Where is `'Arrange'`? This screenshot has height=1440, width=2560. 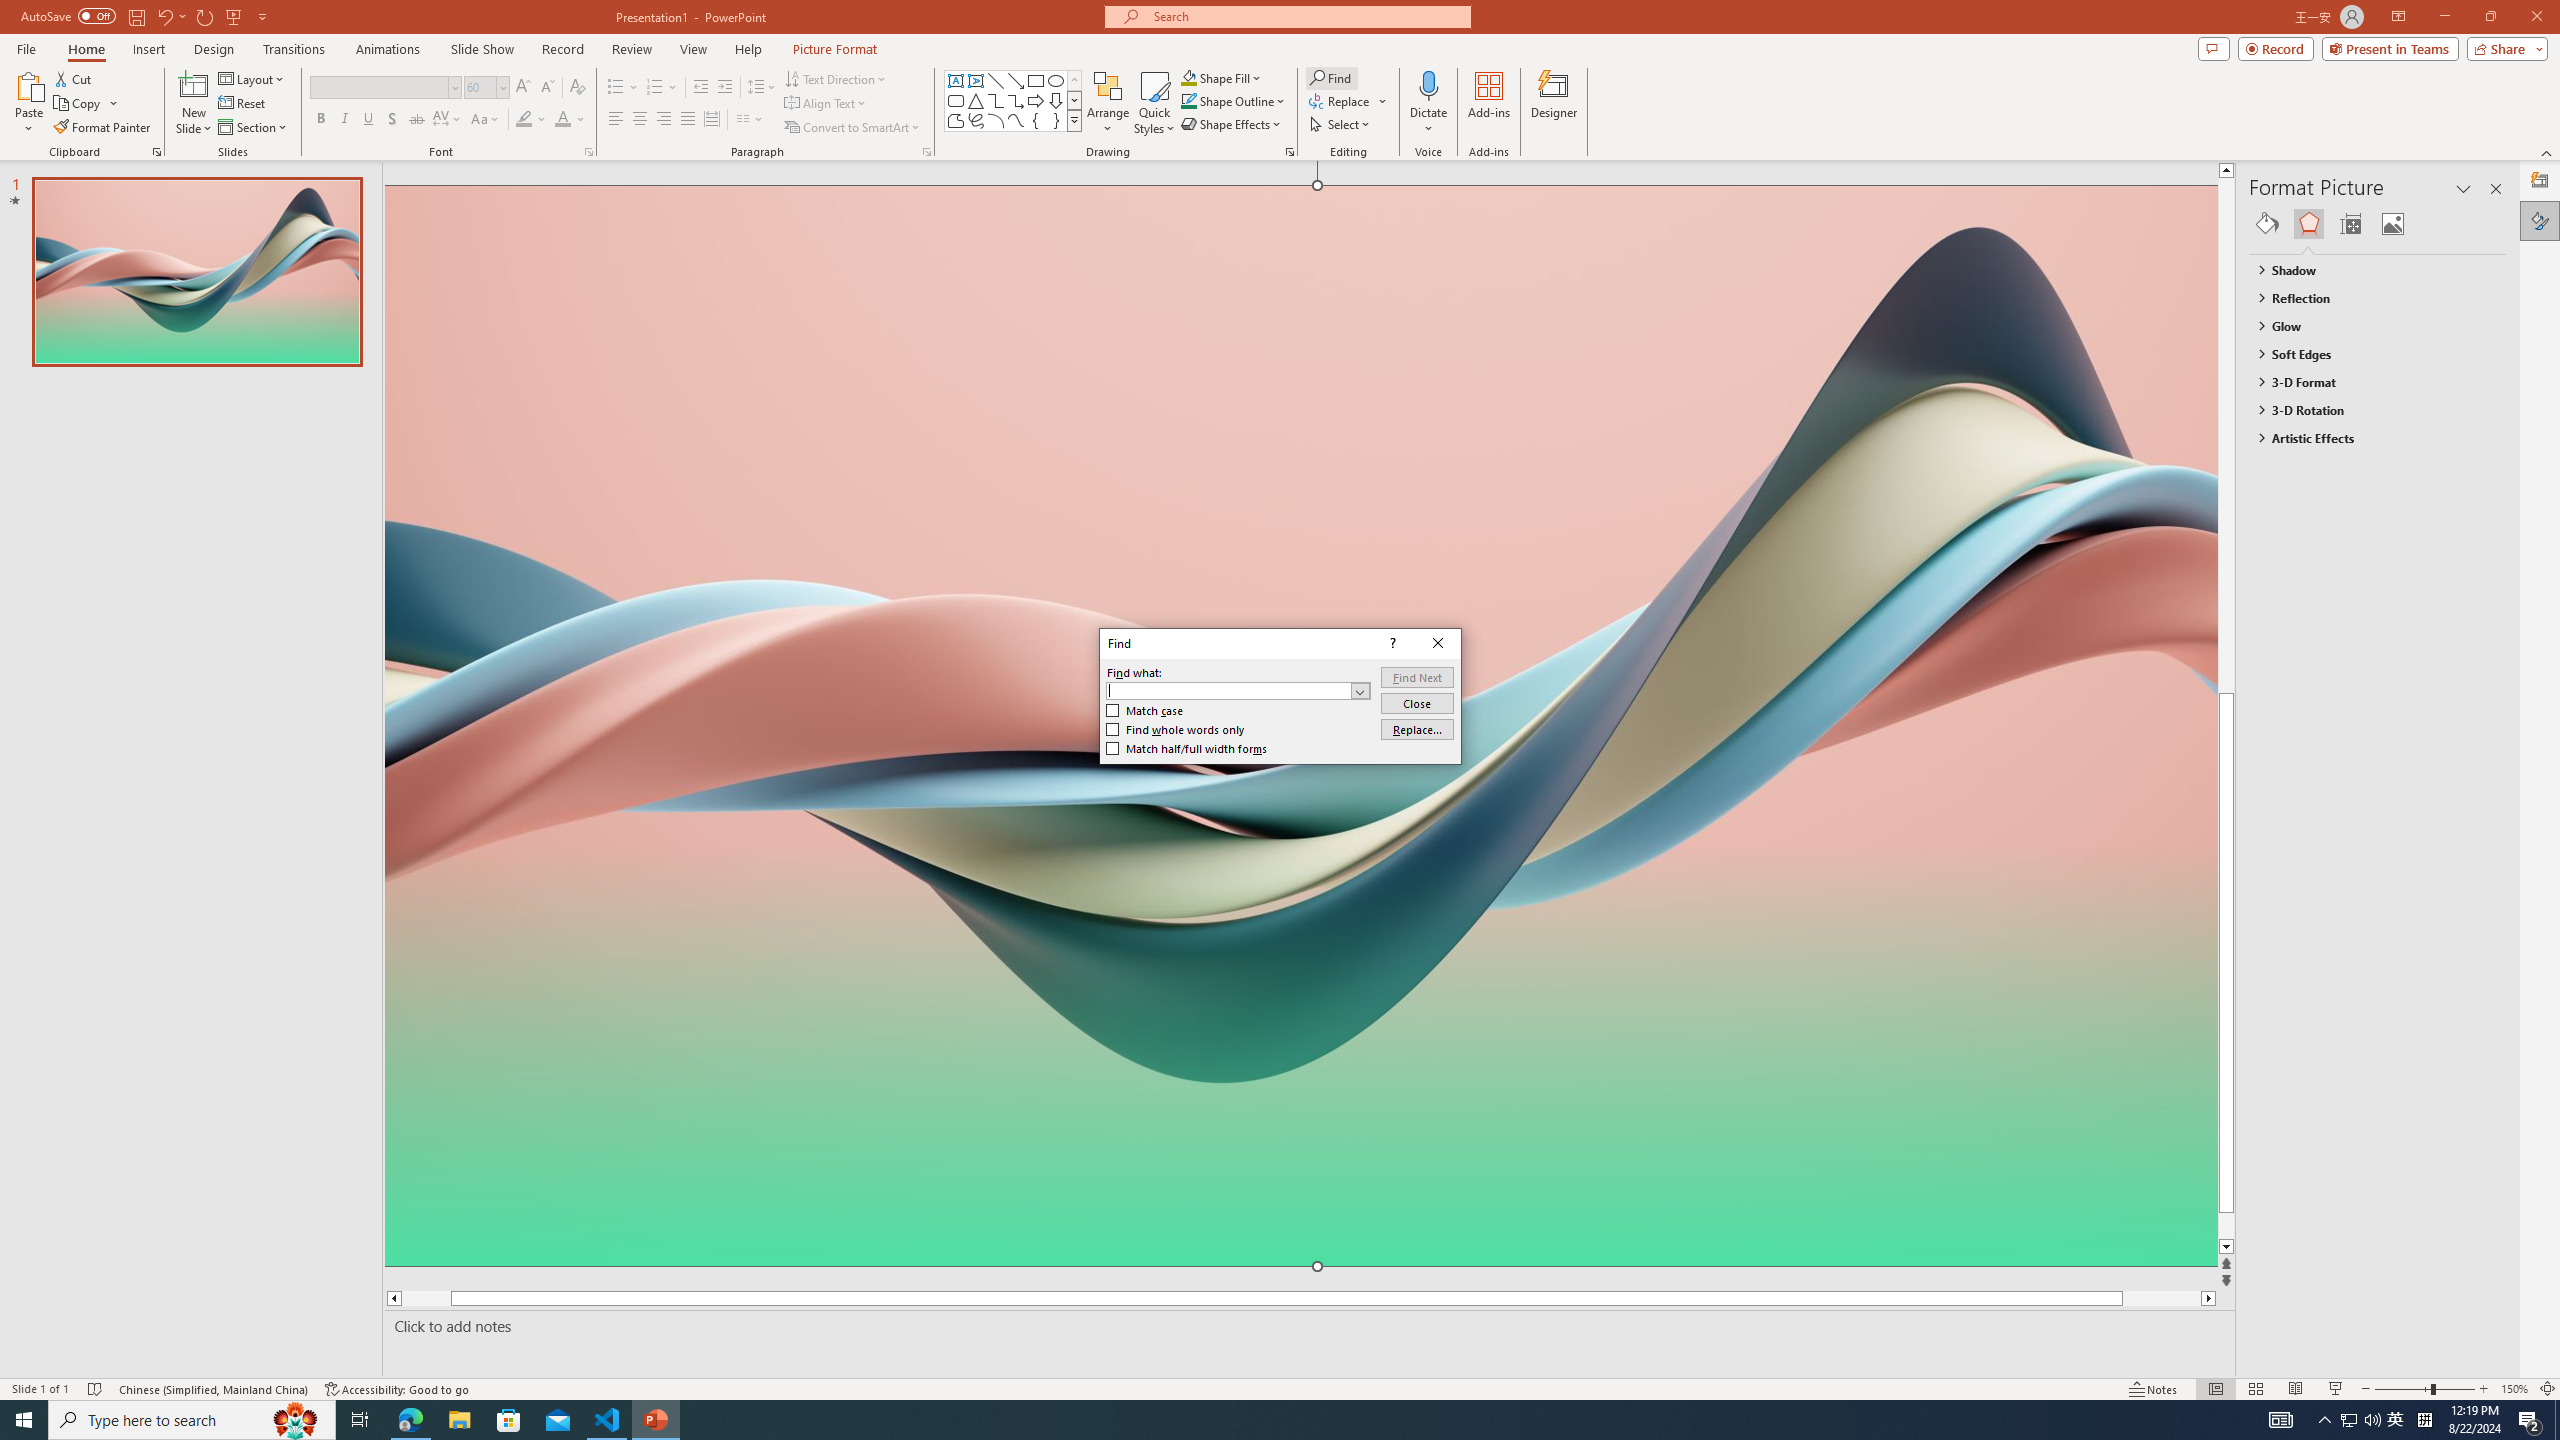 'Arrange' is located at coordinates (1108, 103).